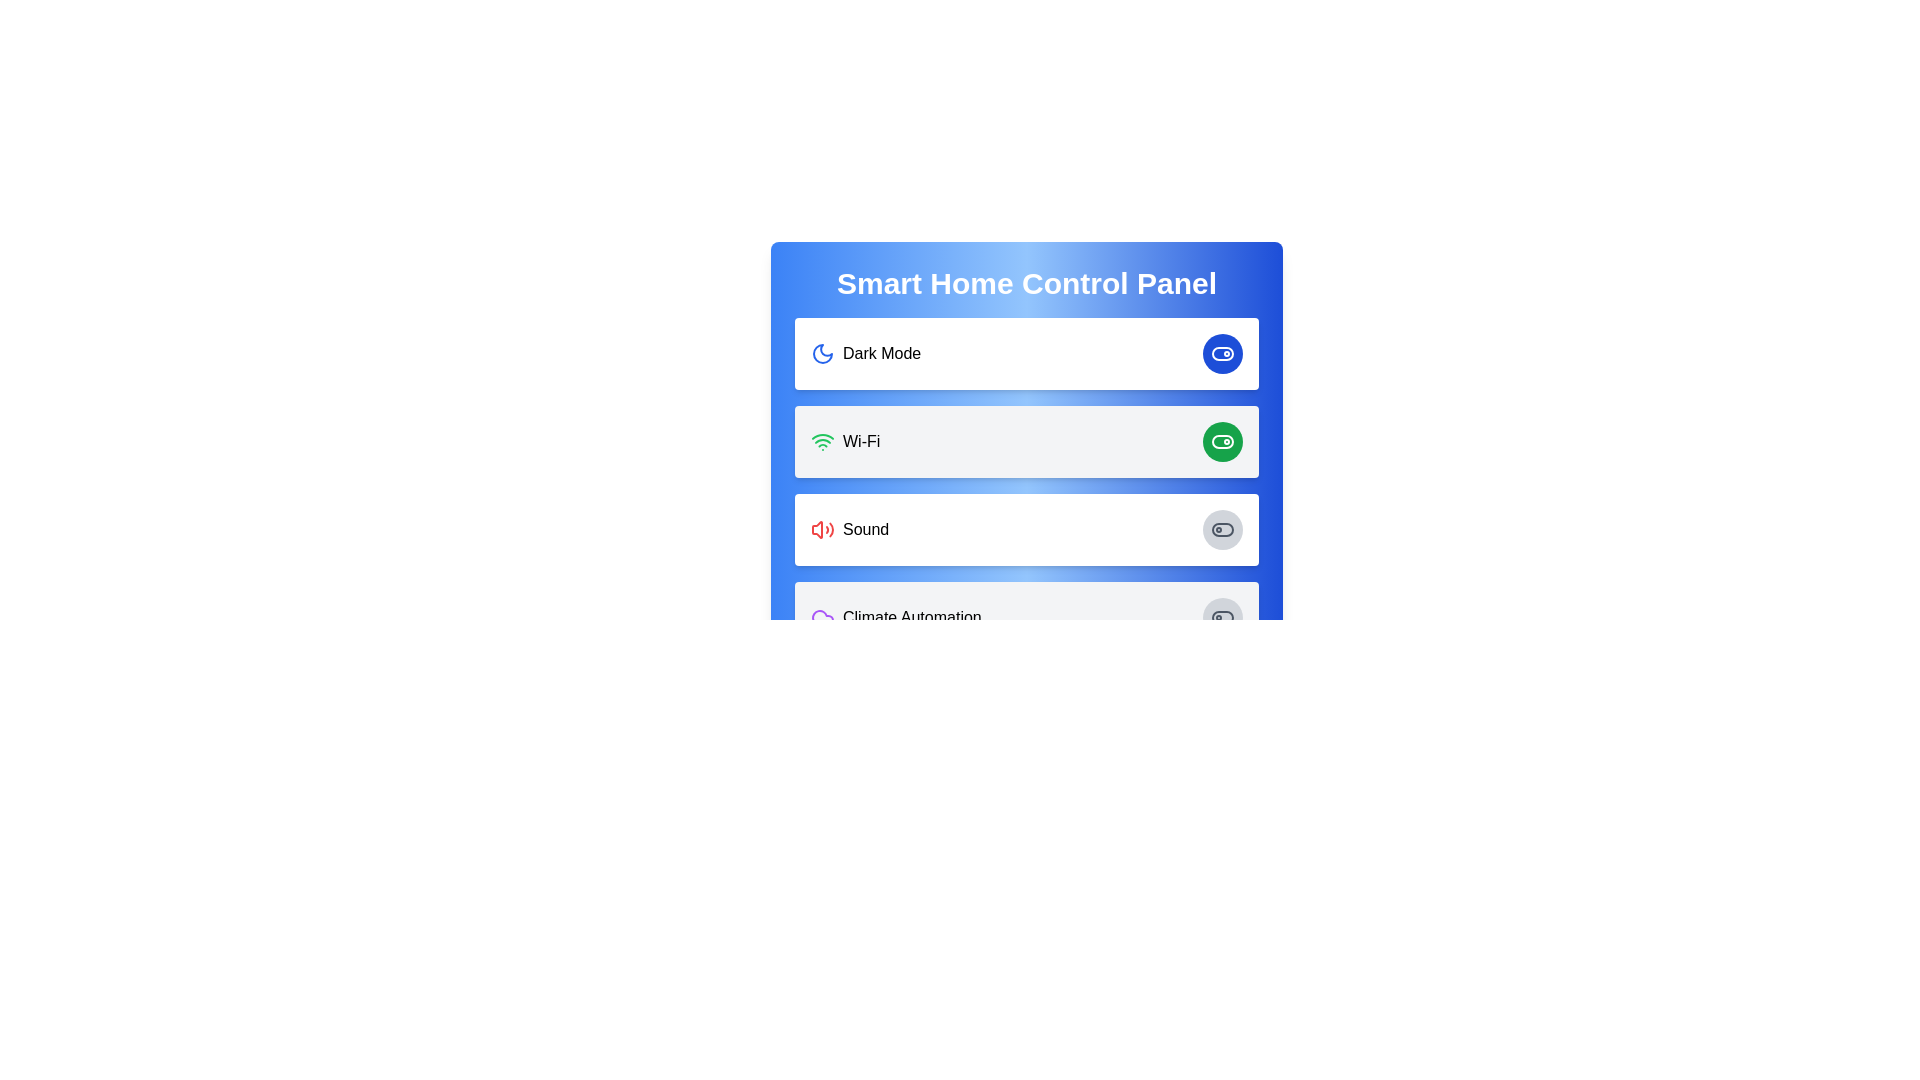 Image resolution: width=1920 pixels, height=1080 pixels. Describe the element at coordinates (895, 616) in the screenshot. I see `the 'Climate Automation' label with the cloud icon, which is located on the right-hand side of the Smart Home Control Panel, beneath the 'Sound' row` at that location.